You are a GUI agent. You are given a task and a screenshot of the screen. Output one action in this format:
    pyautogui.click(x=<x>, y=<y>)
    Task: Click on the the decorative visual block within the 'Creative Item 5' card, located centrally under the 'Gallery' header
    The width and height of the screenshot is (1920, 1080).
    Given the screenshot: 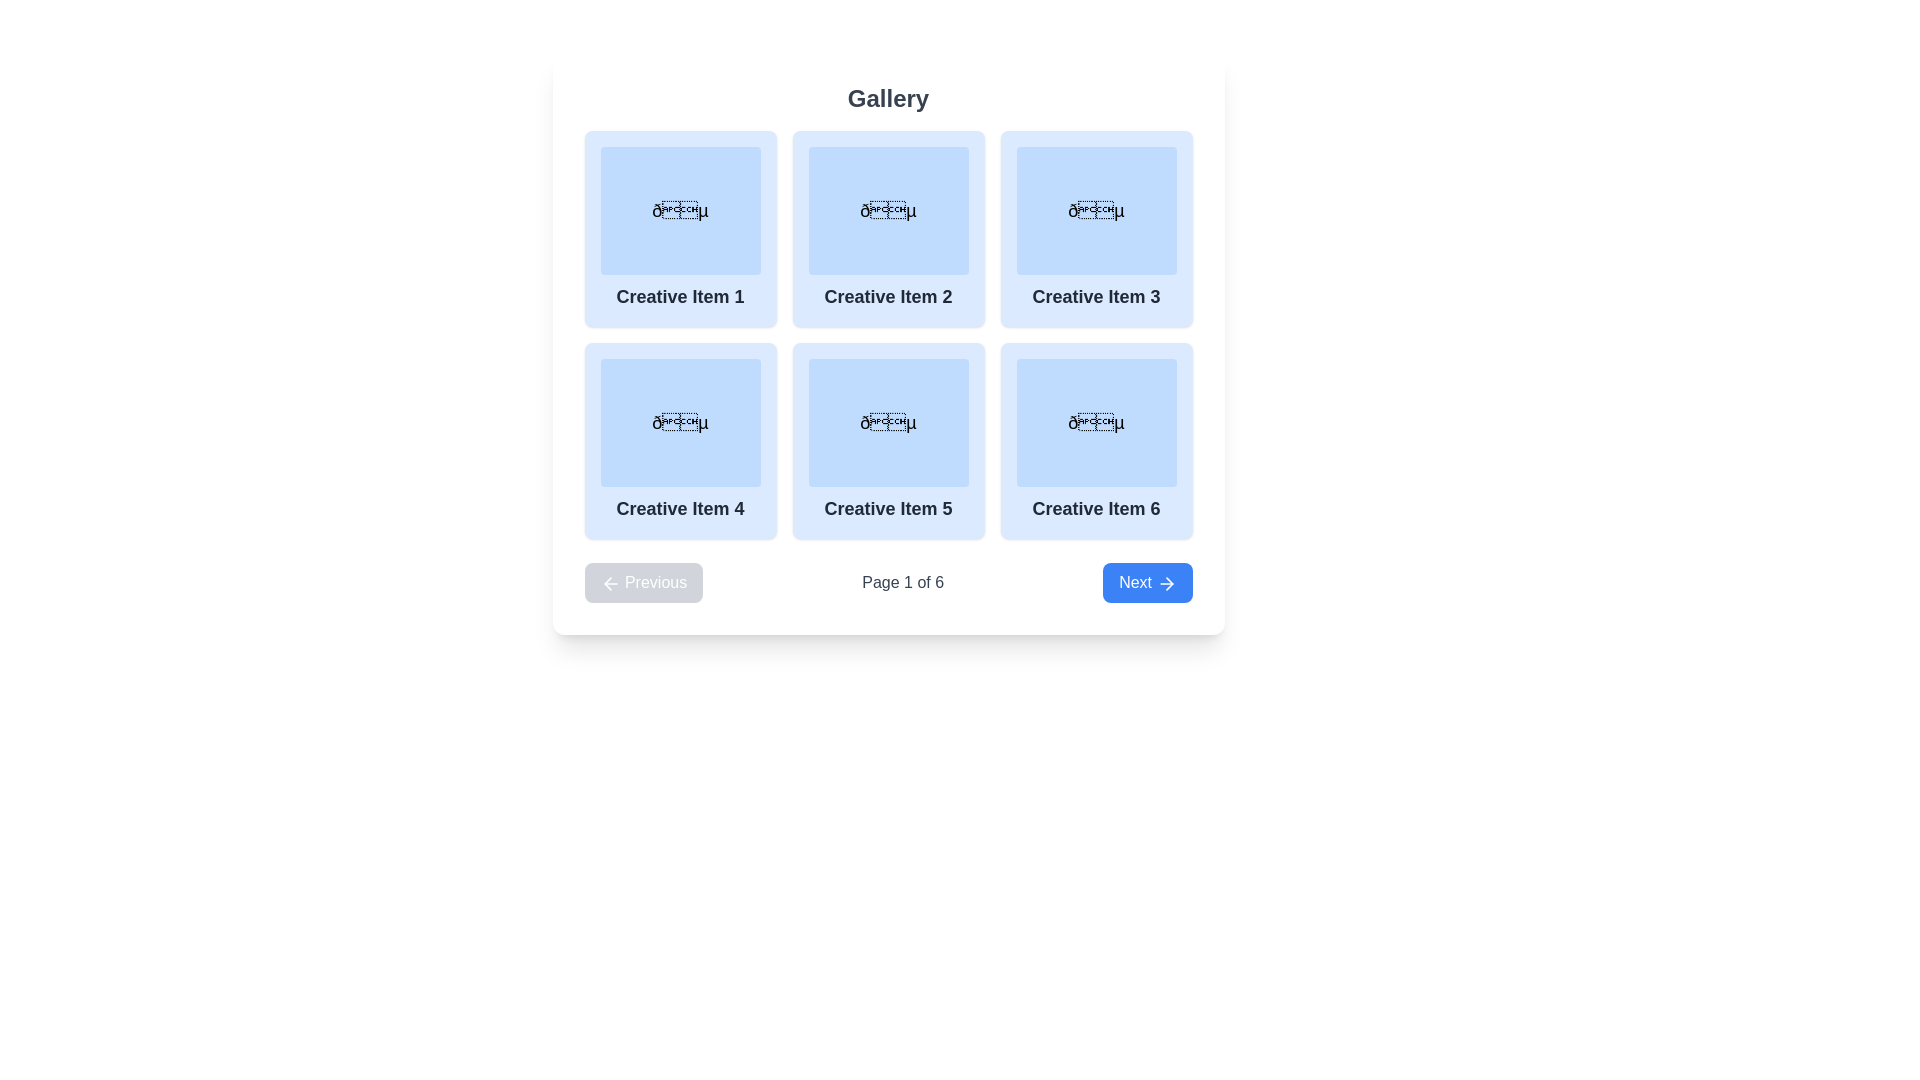 What is the action you would take?
    pyautogui.click(x=887, y=422)
    